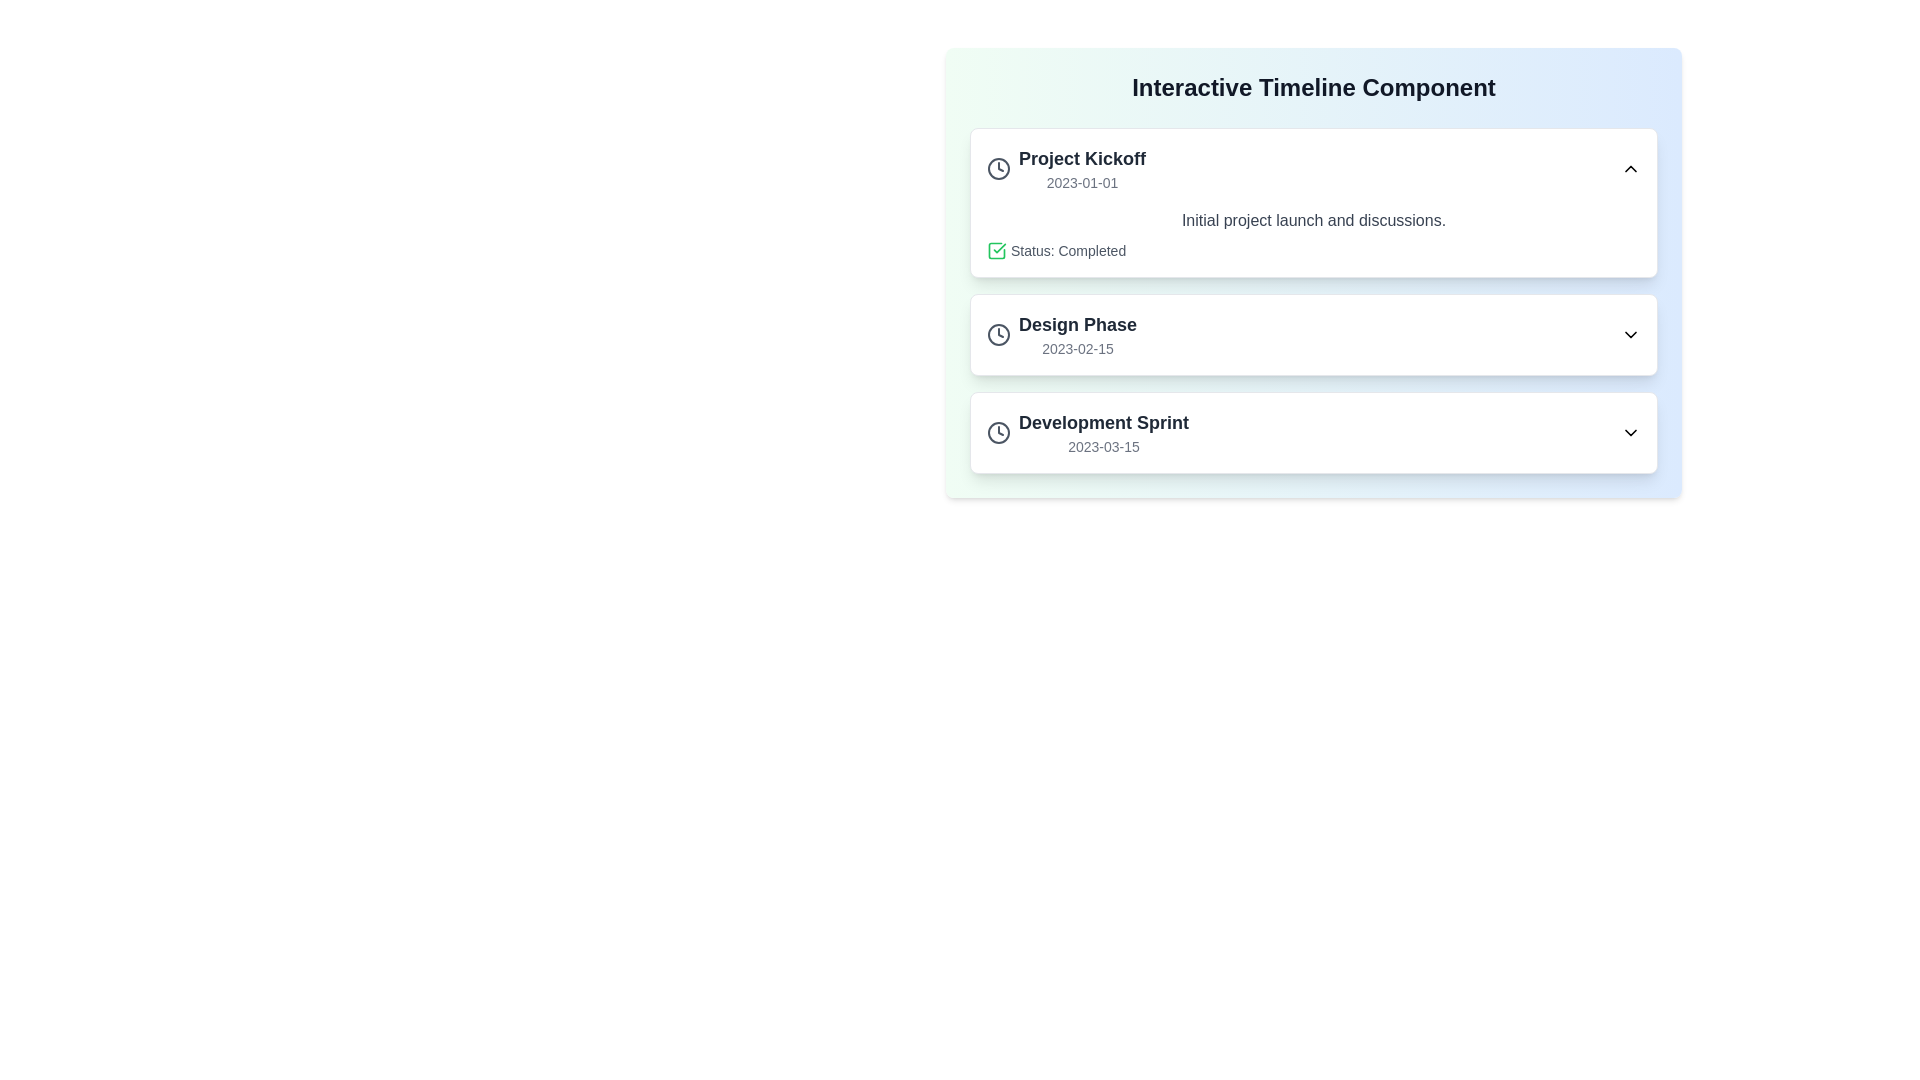 This screenshot has width=1920, height=1080. Describe the element at coordinates (1081, 182) in the screenshot. I see `the text label displaying the date '2023-01-01', which is located directly under the title 'Project Kickoff' in the timeline interface` at that location.